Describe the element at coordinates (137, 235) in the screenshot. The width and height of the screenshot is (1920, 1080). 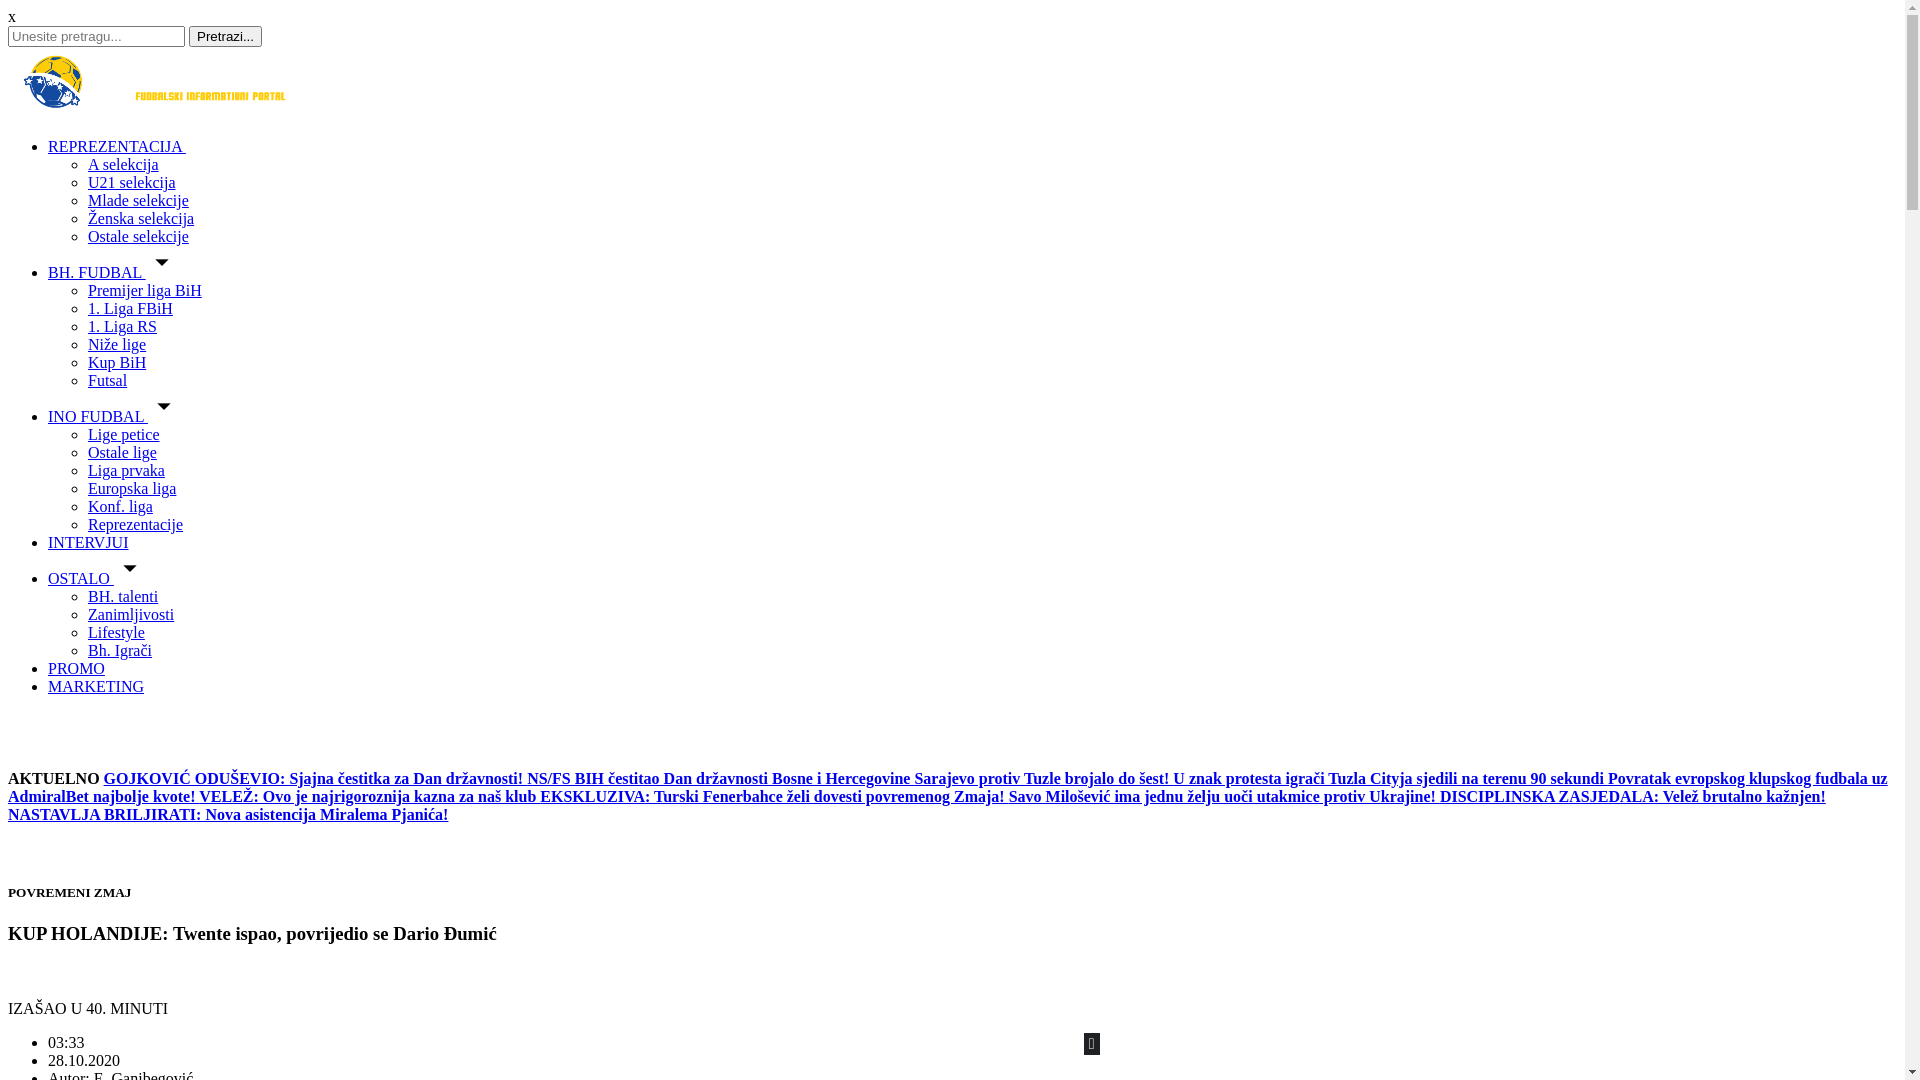
I see `'Ostale selekcije'` at that location.